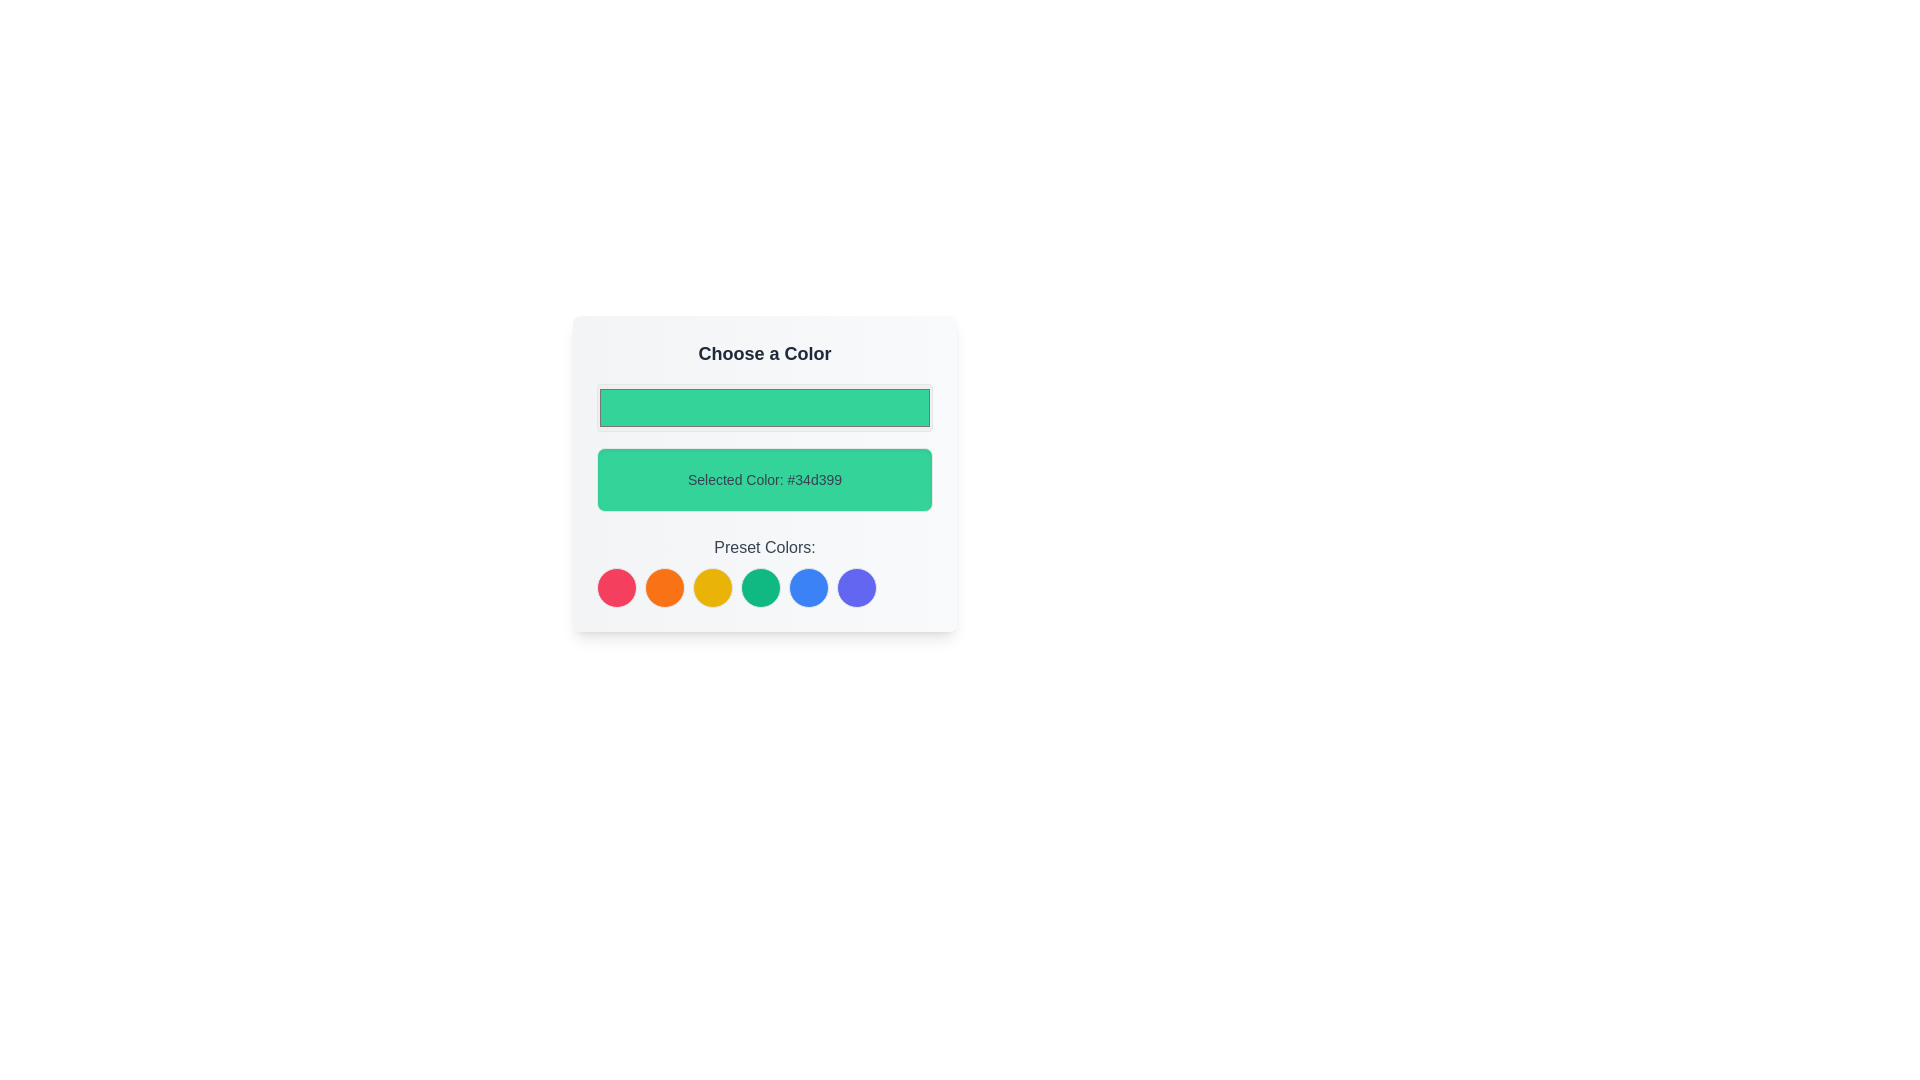 The image size is (1920, 1080). What do you see at coordinates (665, 586) in the screenshot?
I see `the orange color selection button, which is the second circular option in the 'Preset Colors' row, located between the red and yellow circles` at bounding box center [665, 586].